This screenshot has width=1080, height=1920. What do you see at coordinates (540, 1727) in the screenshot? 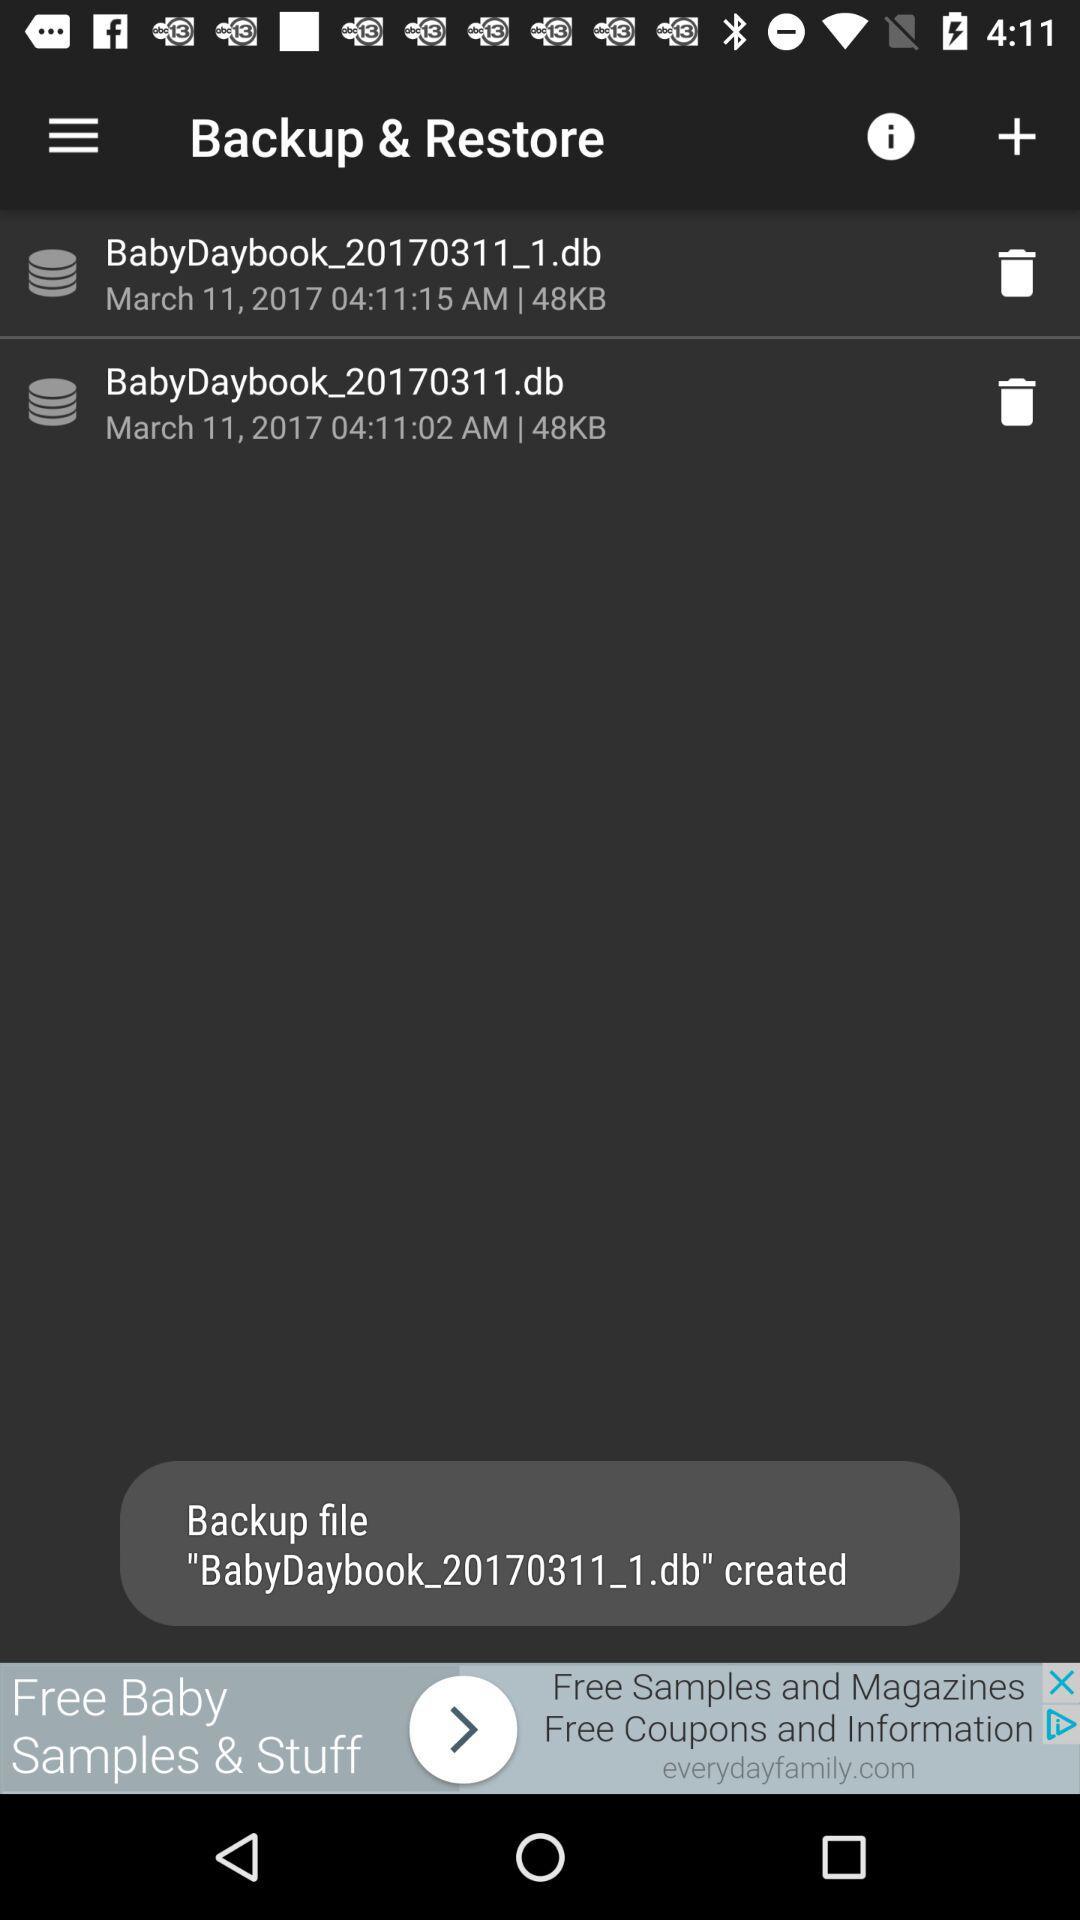
I see `advertiement page` at bounding box center [540, 1727].